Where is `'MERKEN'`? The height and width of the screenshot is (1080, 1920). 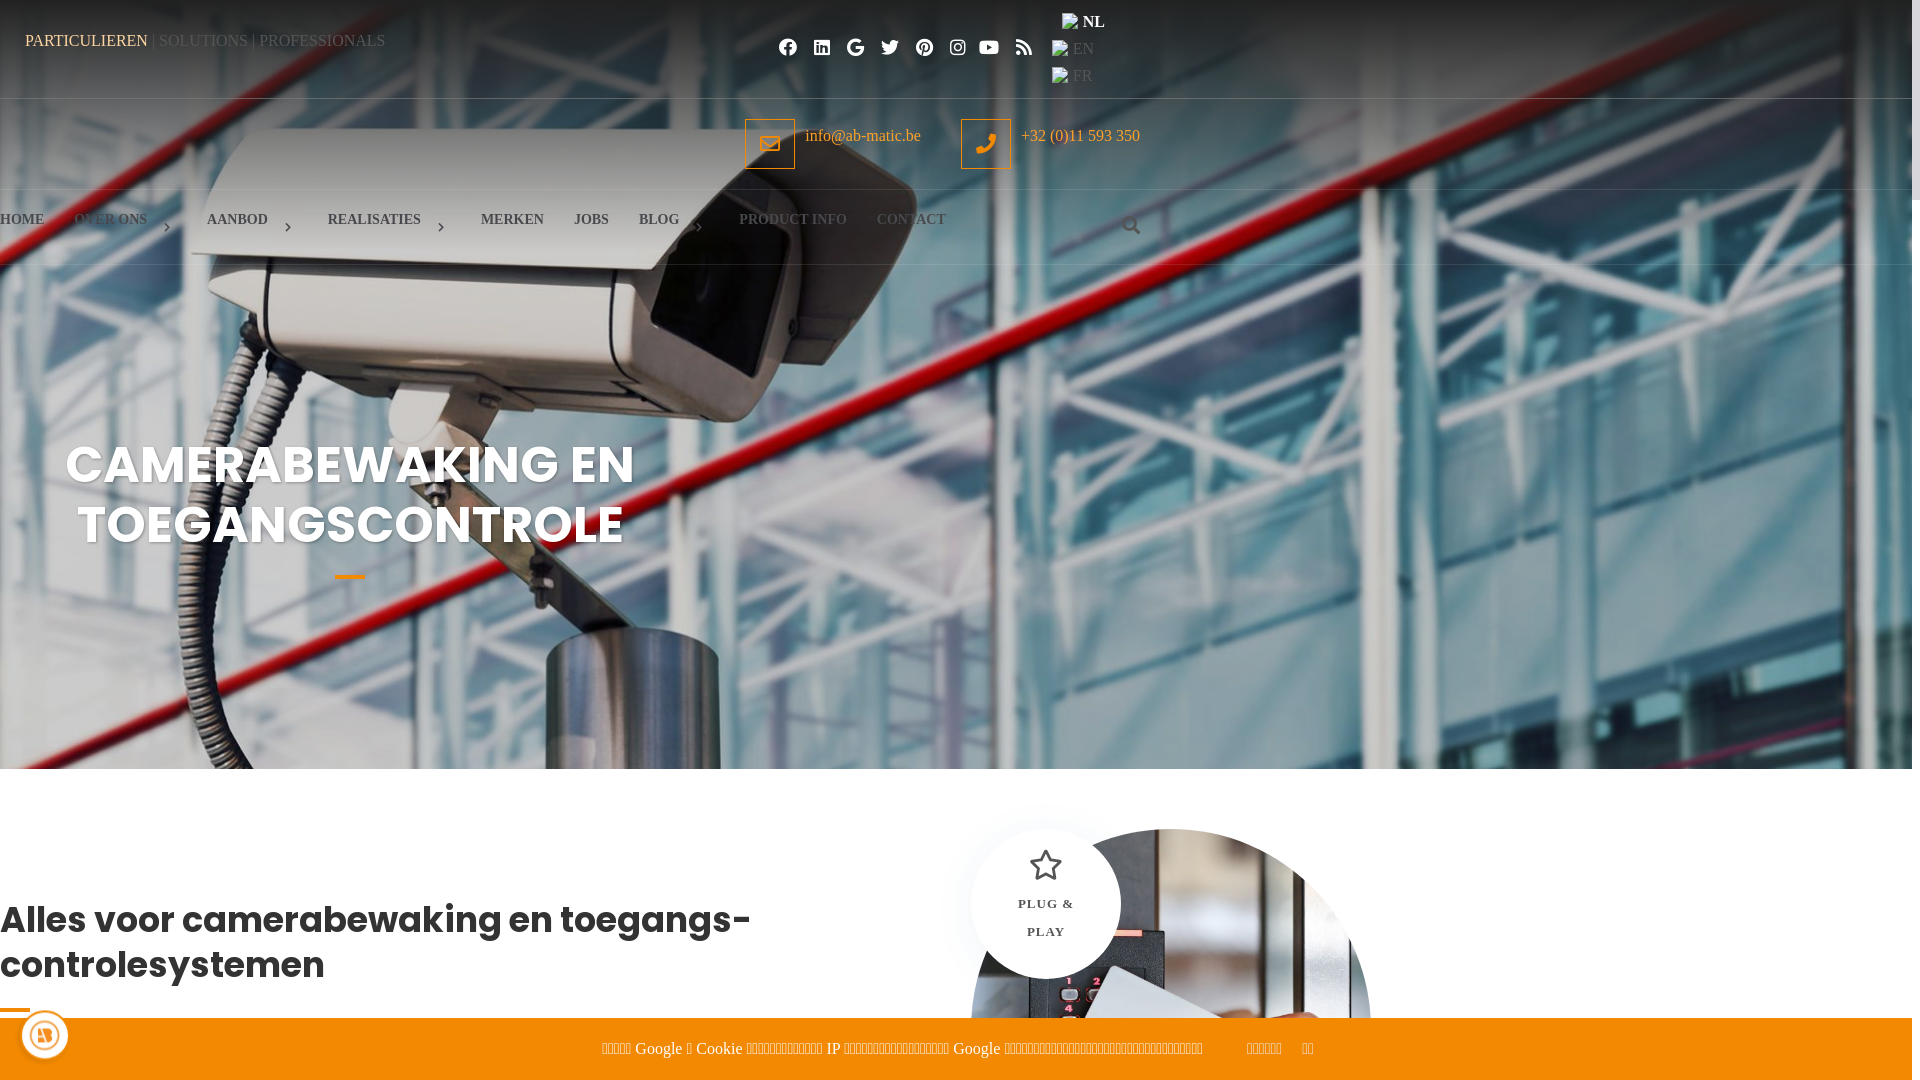
'MERKEN' is located at coordinates (512, 219).